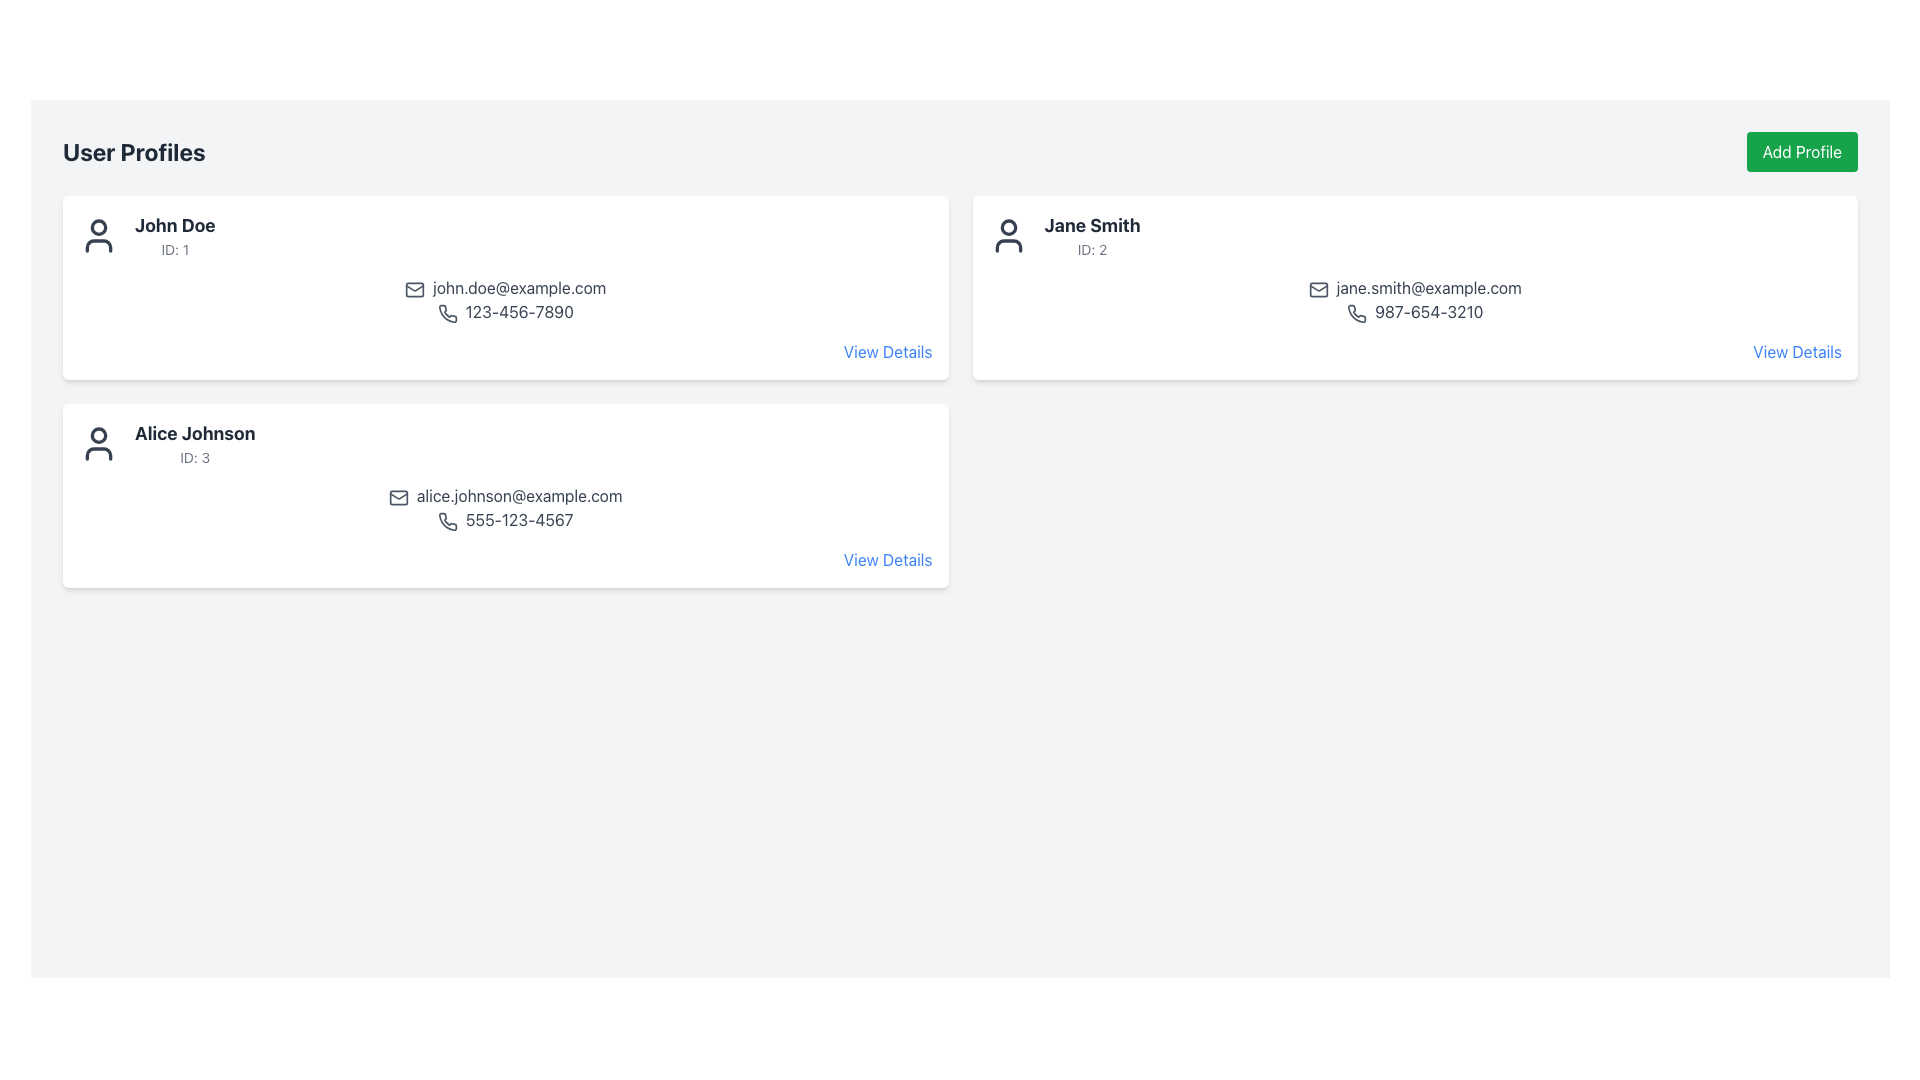 This screenshot has height=1080, width=1920. Describe the element at coordinates (98, 442) in the screenshot. I see `the user profile avatar icon located at the upper-left corner of Alice Johnson's profile card` at that location.